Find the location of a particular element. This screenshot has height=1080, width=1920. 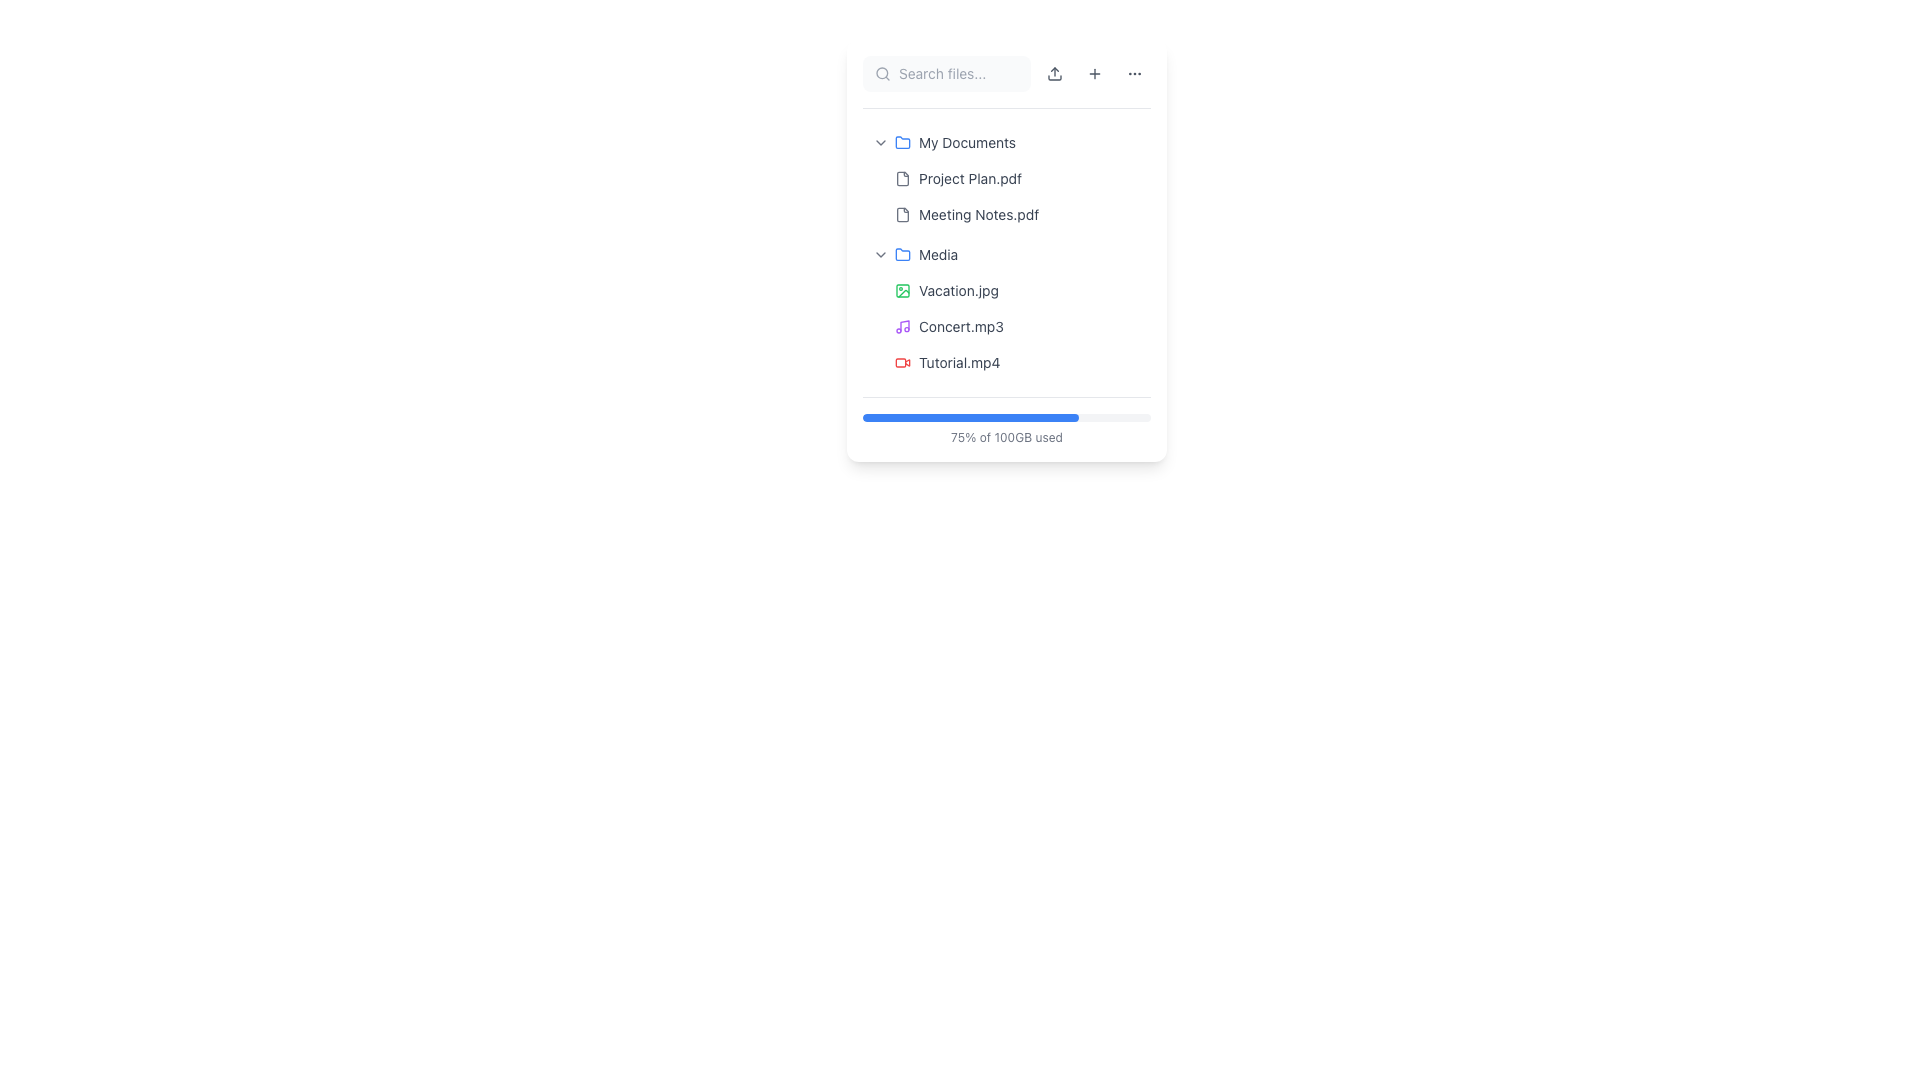

the plus button located in the top-right corner of the panel to initiate the creation of a new item is located at coordinates (1093, 72).